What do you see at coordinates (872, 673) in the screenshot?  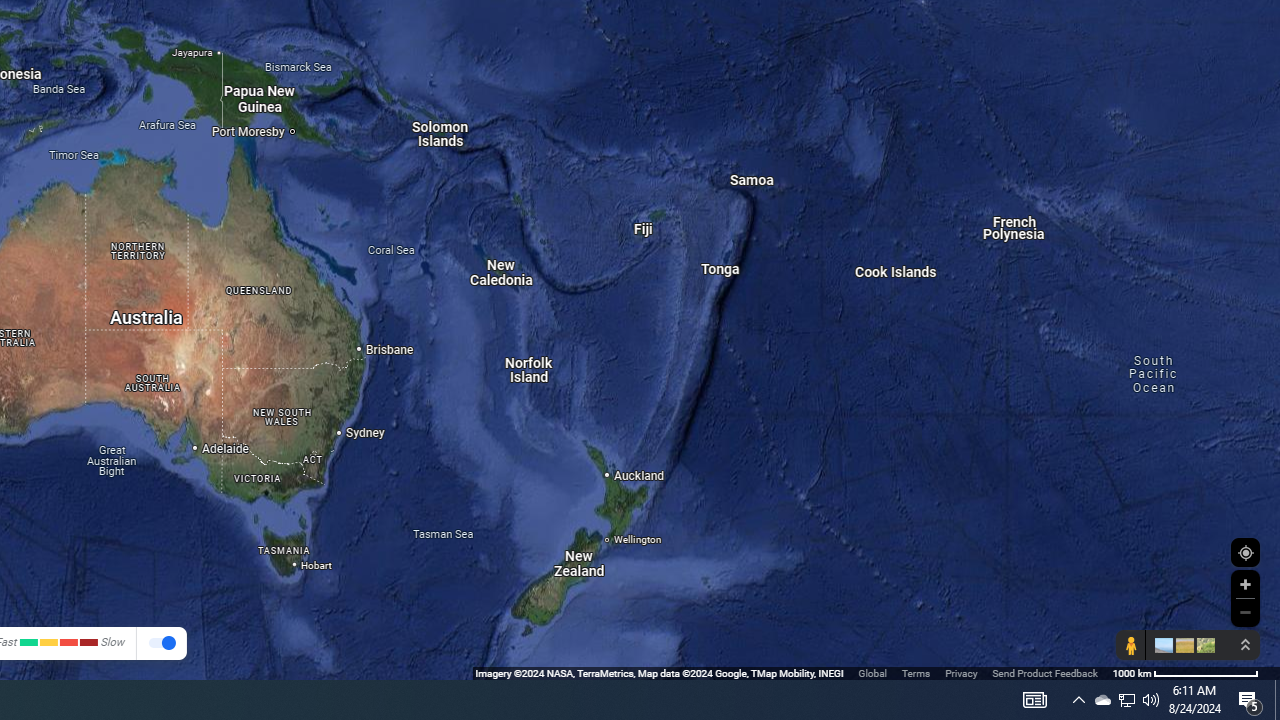 I see `'Global'` at bounding box center [872, 673].